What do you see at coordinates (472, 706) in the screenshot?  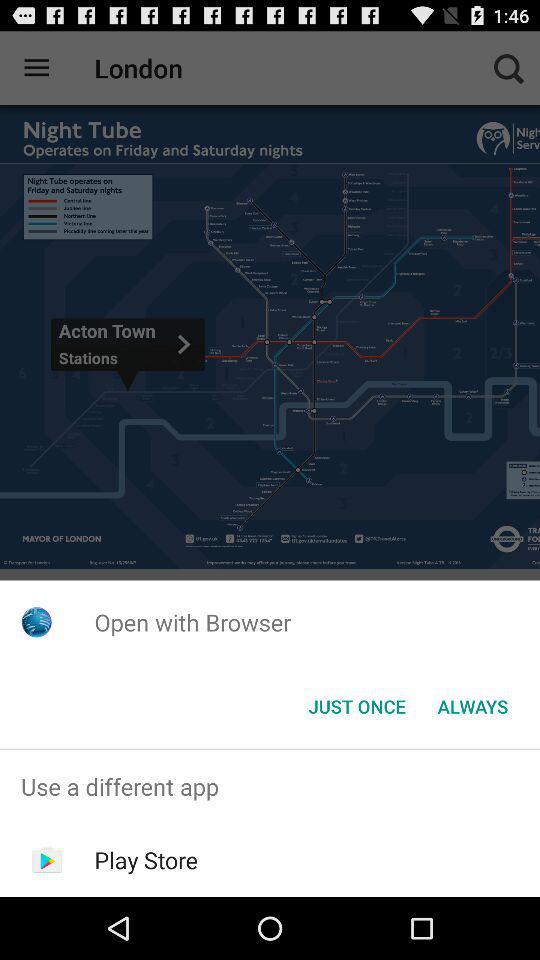 I see `the item at the bottom right corner` at bounding box center [472, 706].